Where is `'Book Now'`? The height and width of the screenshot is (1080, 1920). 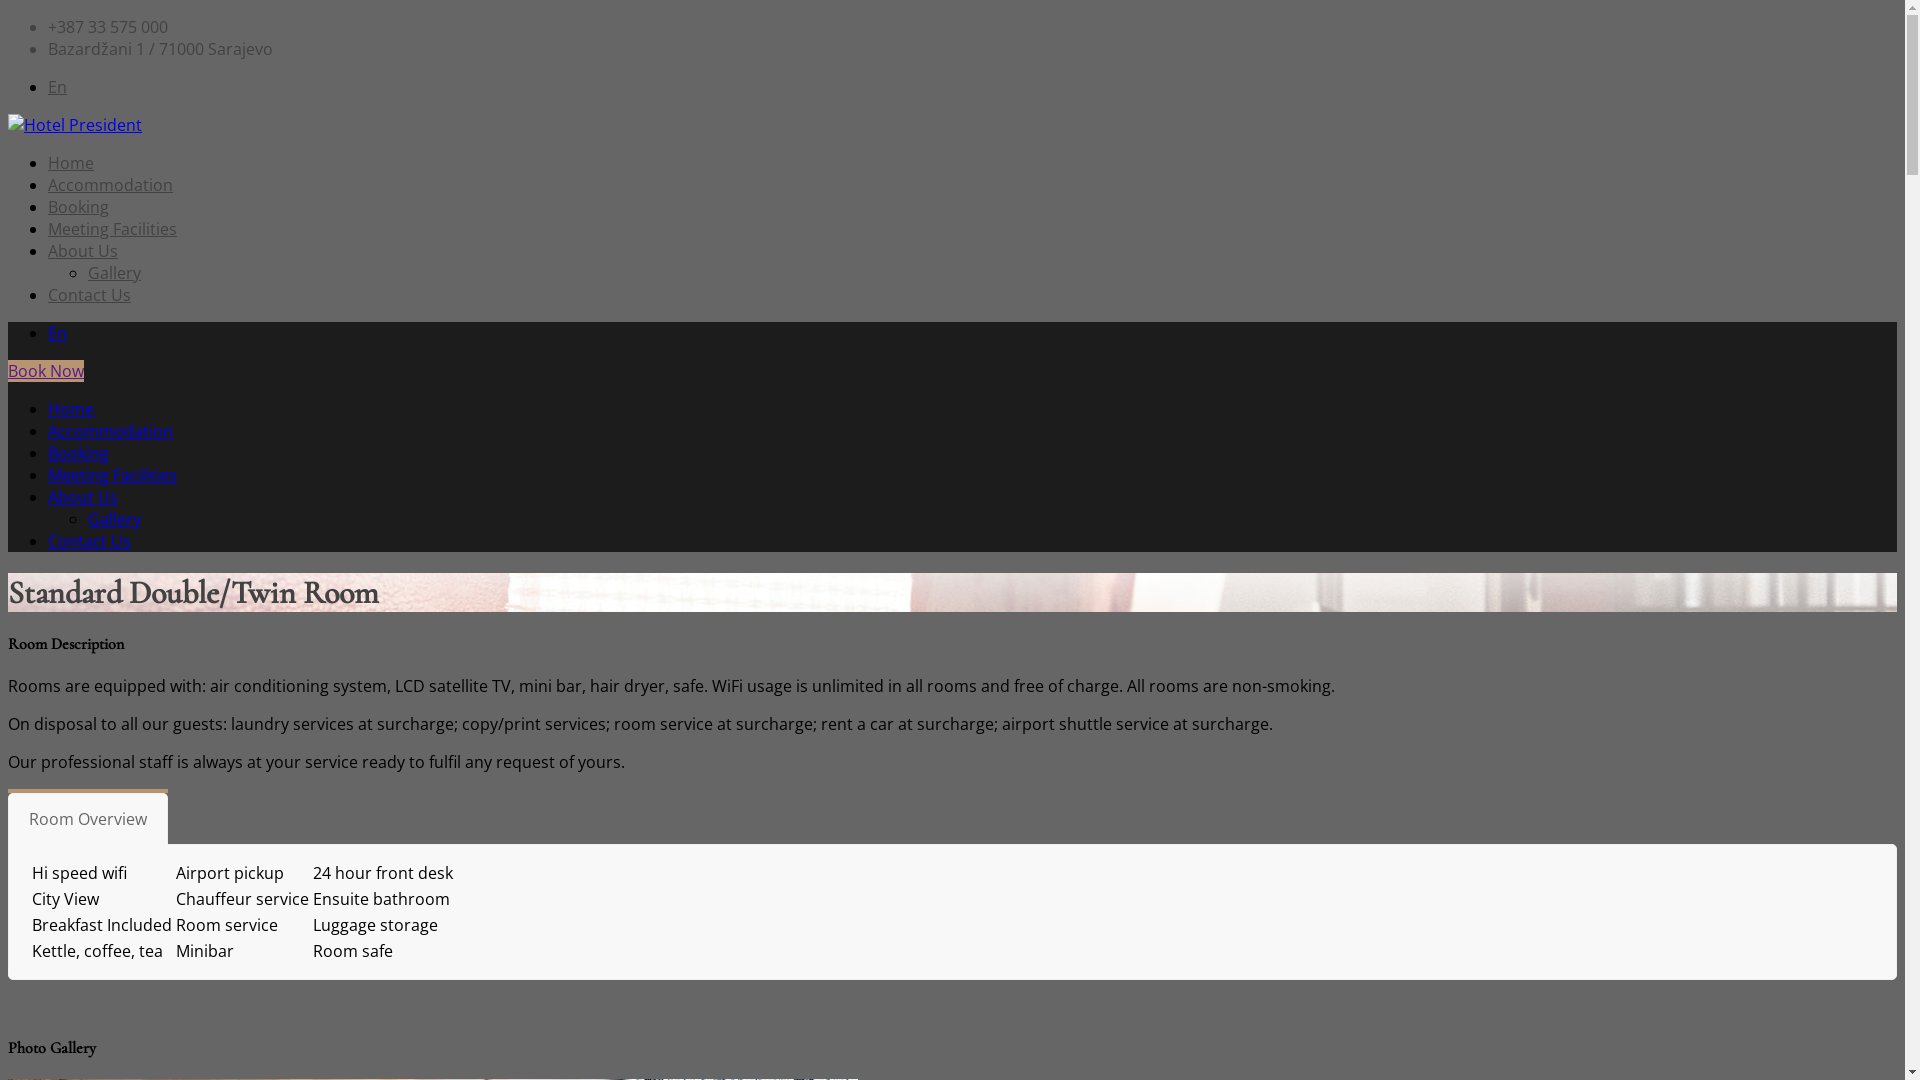
'Book Now' is located at coordinates (8, 370).